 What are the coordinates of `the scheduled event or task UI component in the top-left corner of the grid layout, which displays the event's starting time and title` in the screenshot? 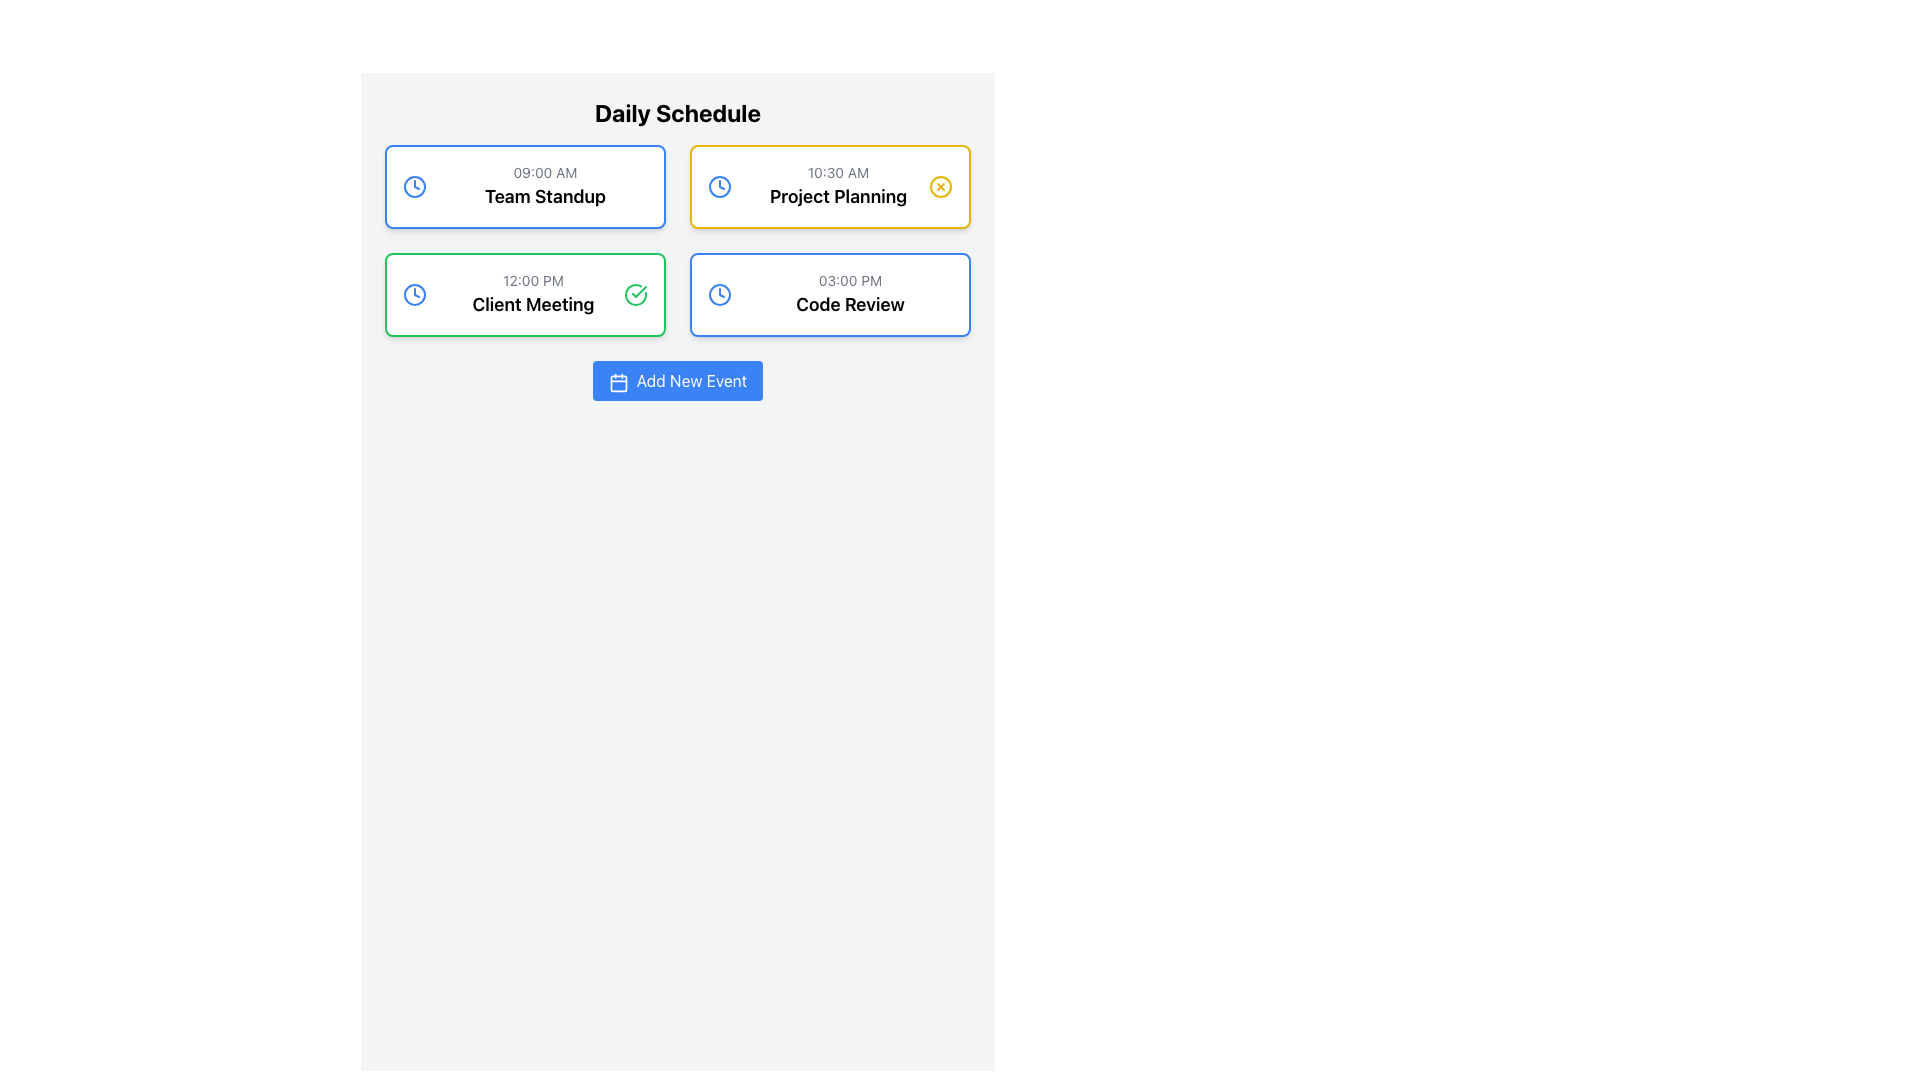 It's located at (525, 186).